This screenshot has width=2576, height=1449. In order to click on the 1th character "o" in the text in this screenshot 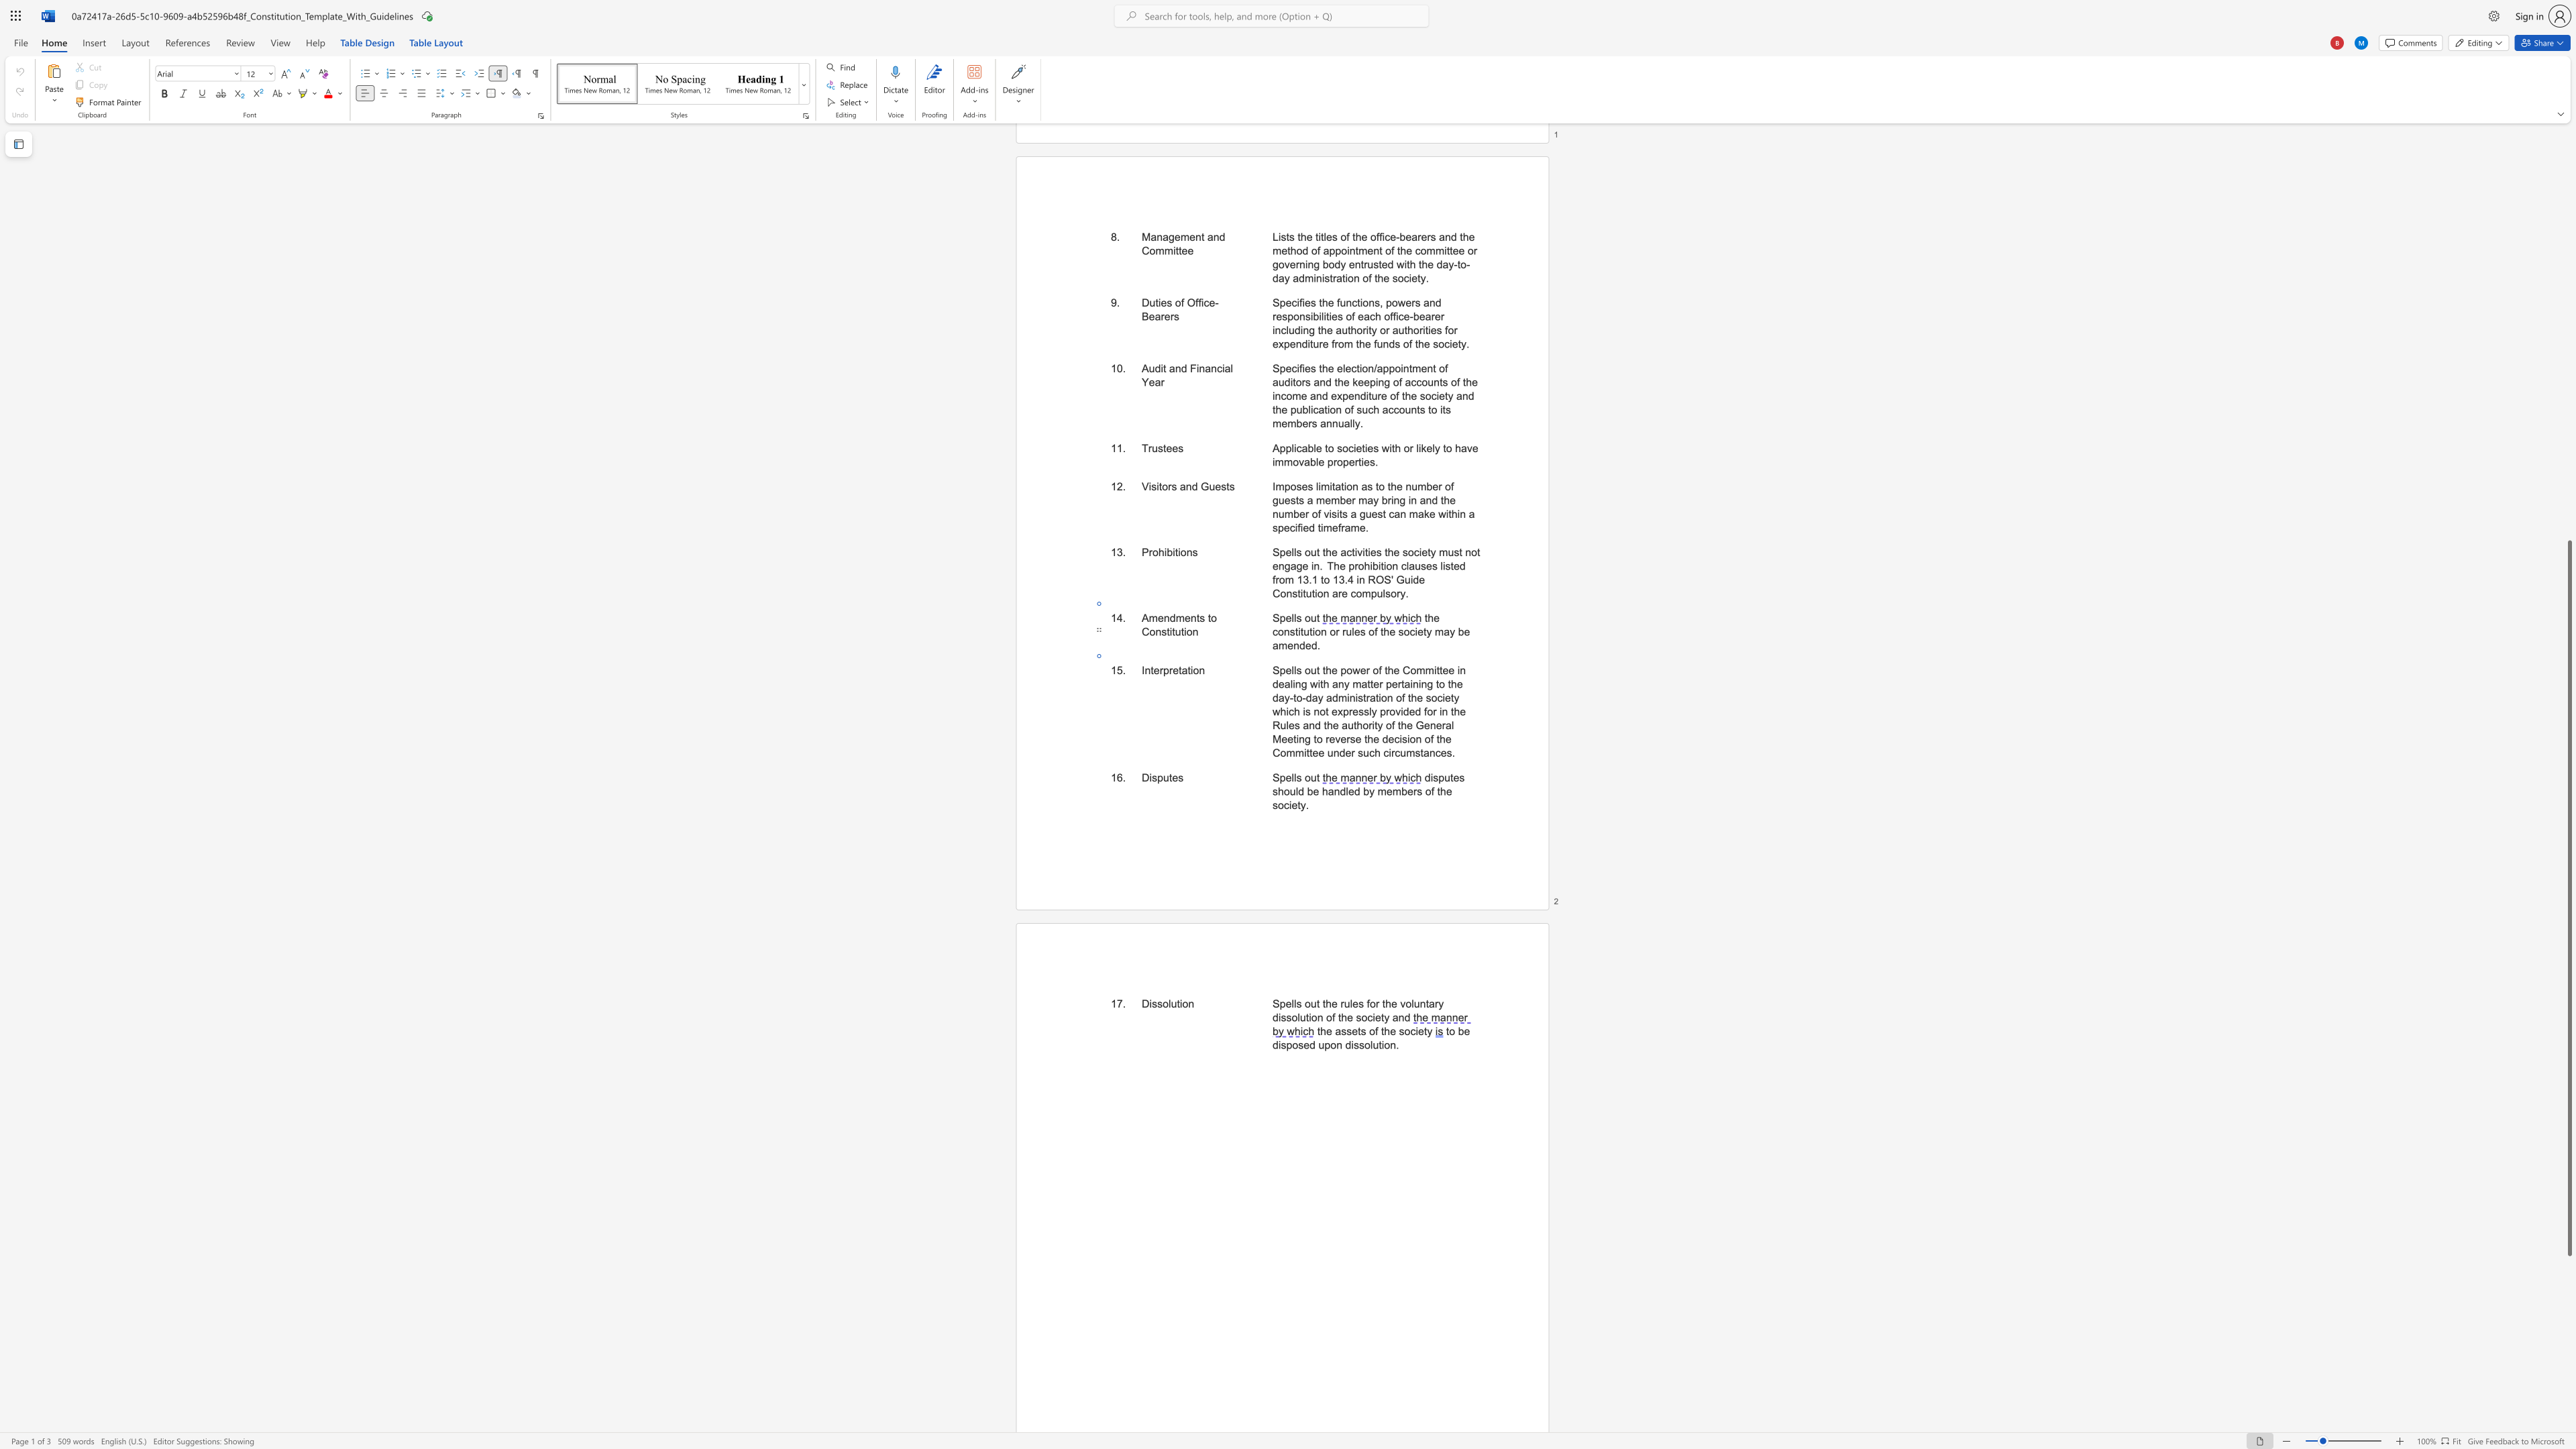, I will do `click(1450, 1031)`.